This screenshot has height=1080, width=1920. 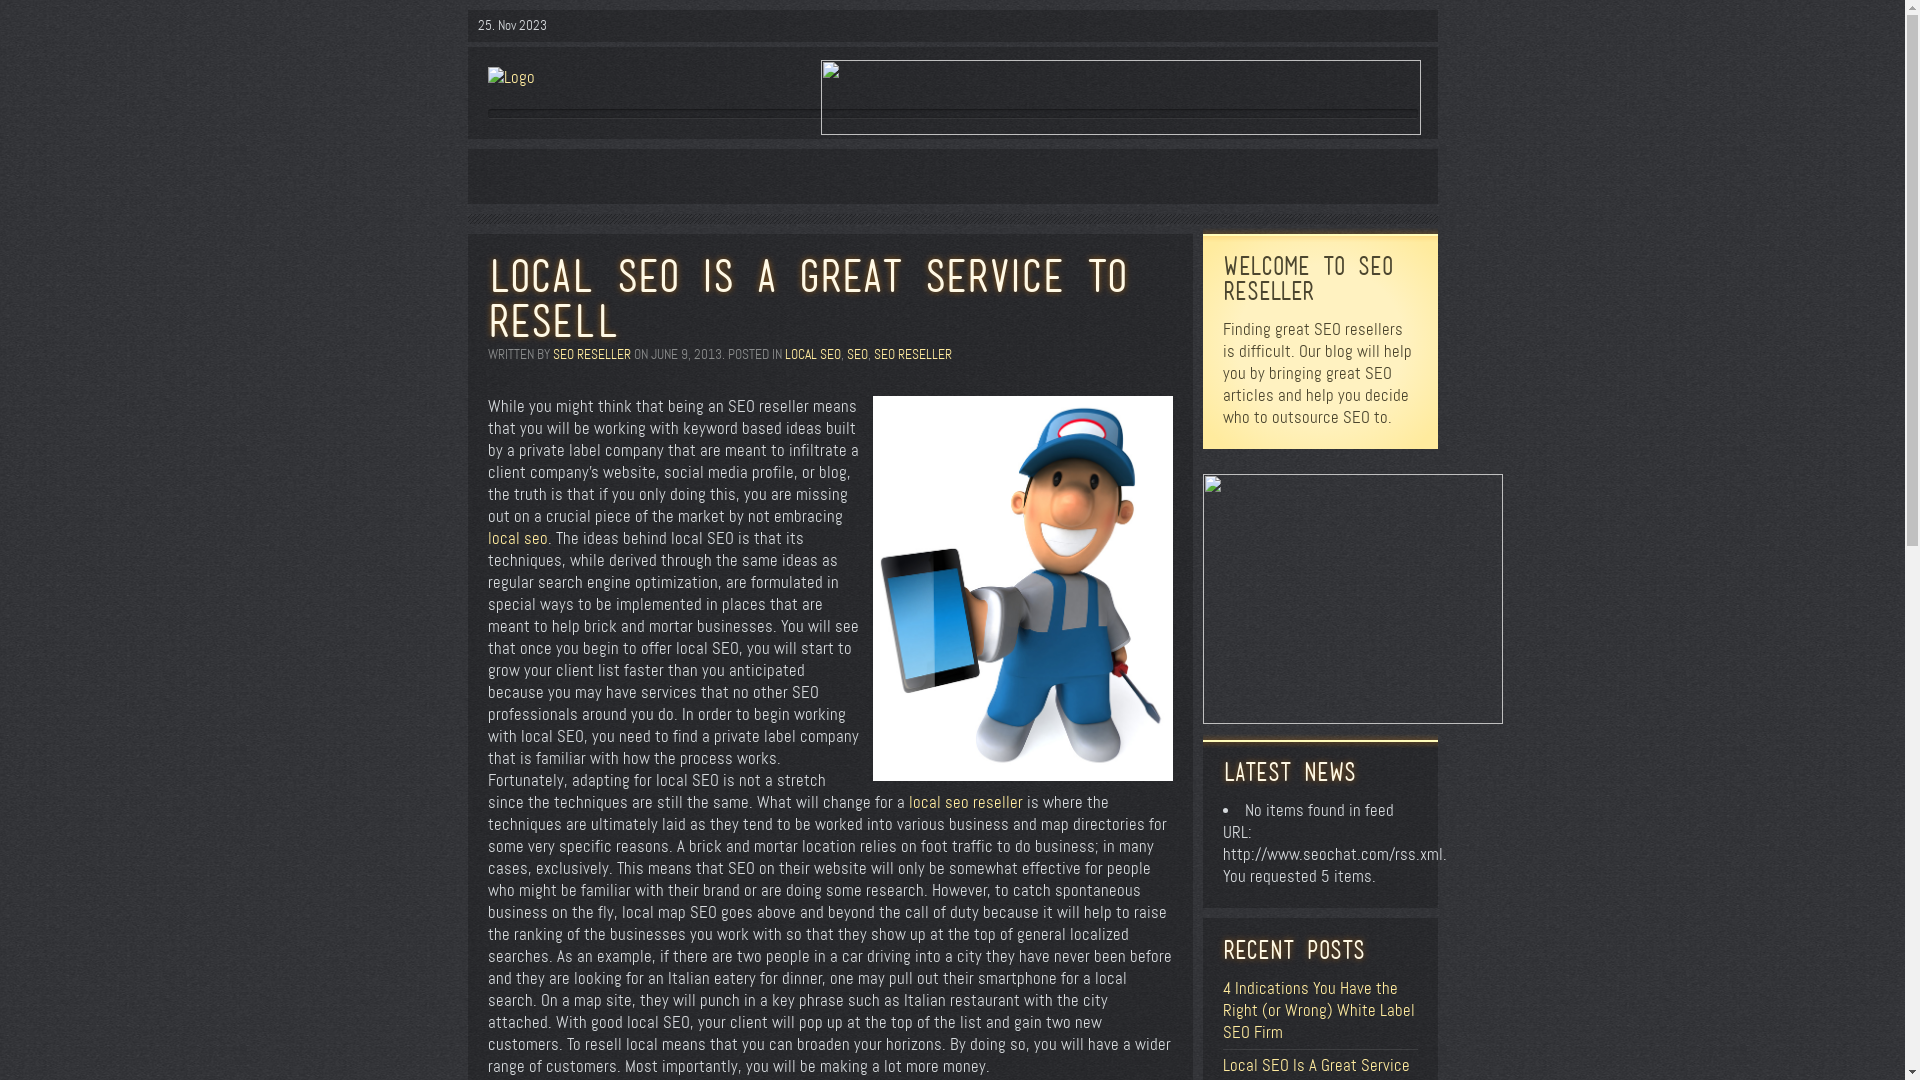 What do you see at coordinates (873, 353) in the screenshot?
I see `'SEO RESELLER'` at bounding box center [873, 353].